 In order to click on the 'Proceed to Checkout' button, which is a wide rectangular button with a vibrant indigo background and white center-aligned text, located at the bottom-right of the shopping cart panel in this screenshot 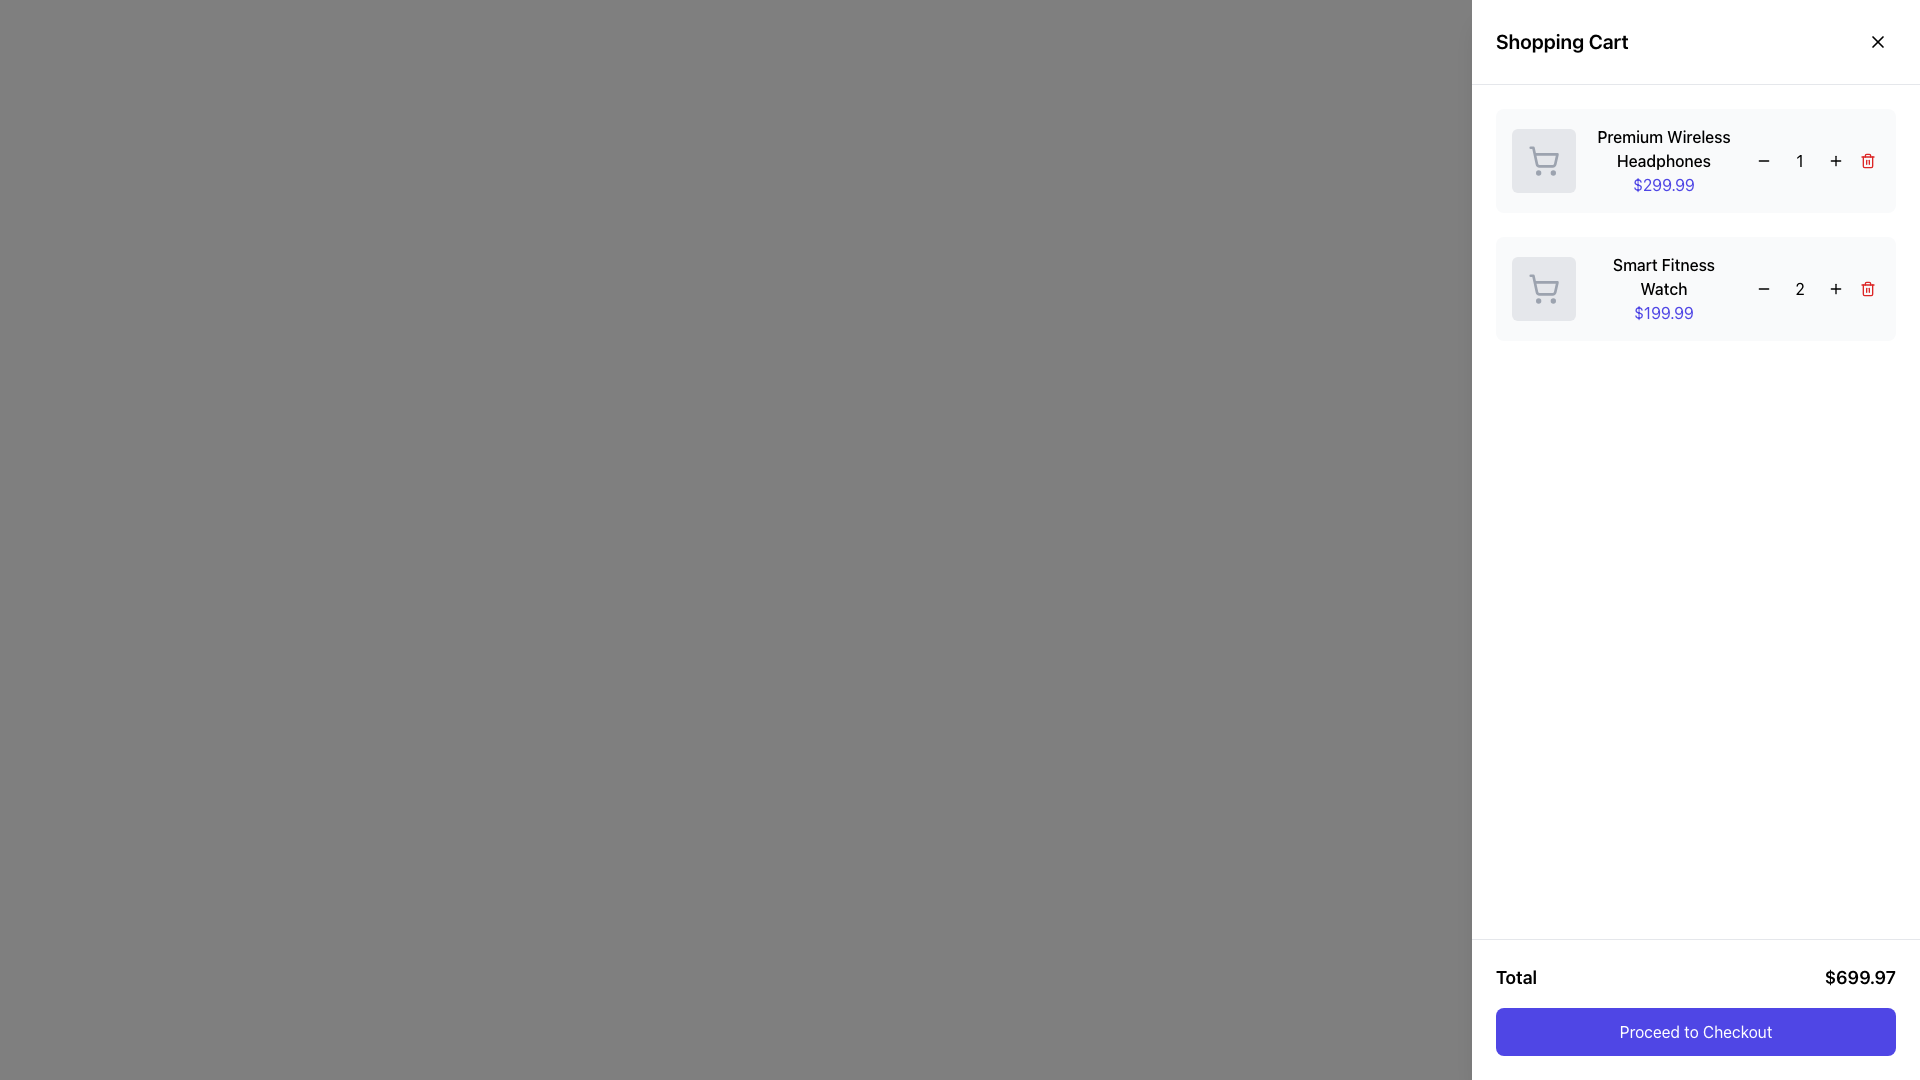, I will do `click(1694, 1032)`.